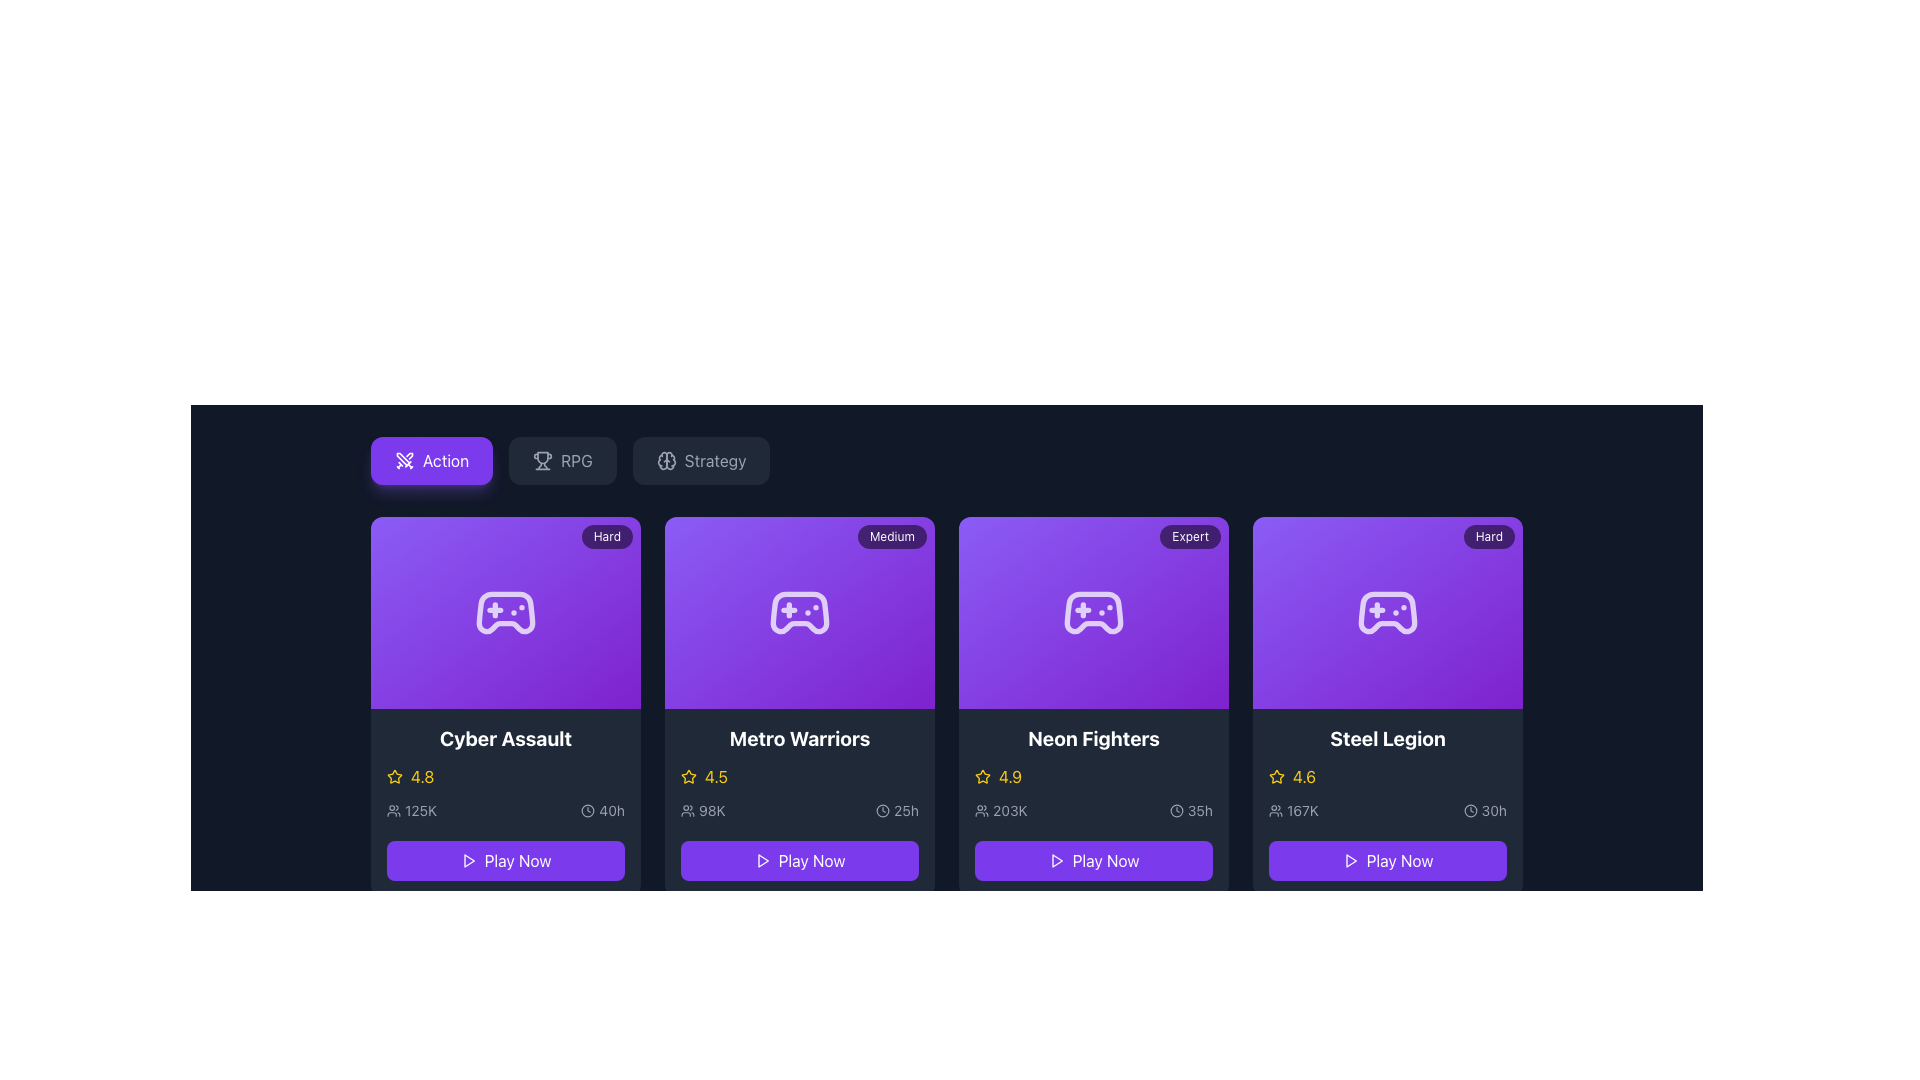  Describe the element at coordinates (1304, 775) in the screenshot. I see `the text label displaying the rating '4.6' in yellow font, which is located to the right of the star icon on the card for the game 'Steel Legion'` at that location.